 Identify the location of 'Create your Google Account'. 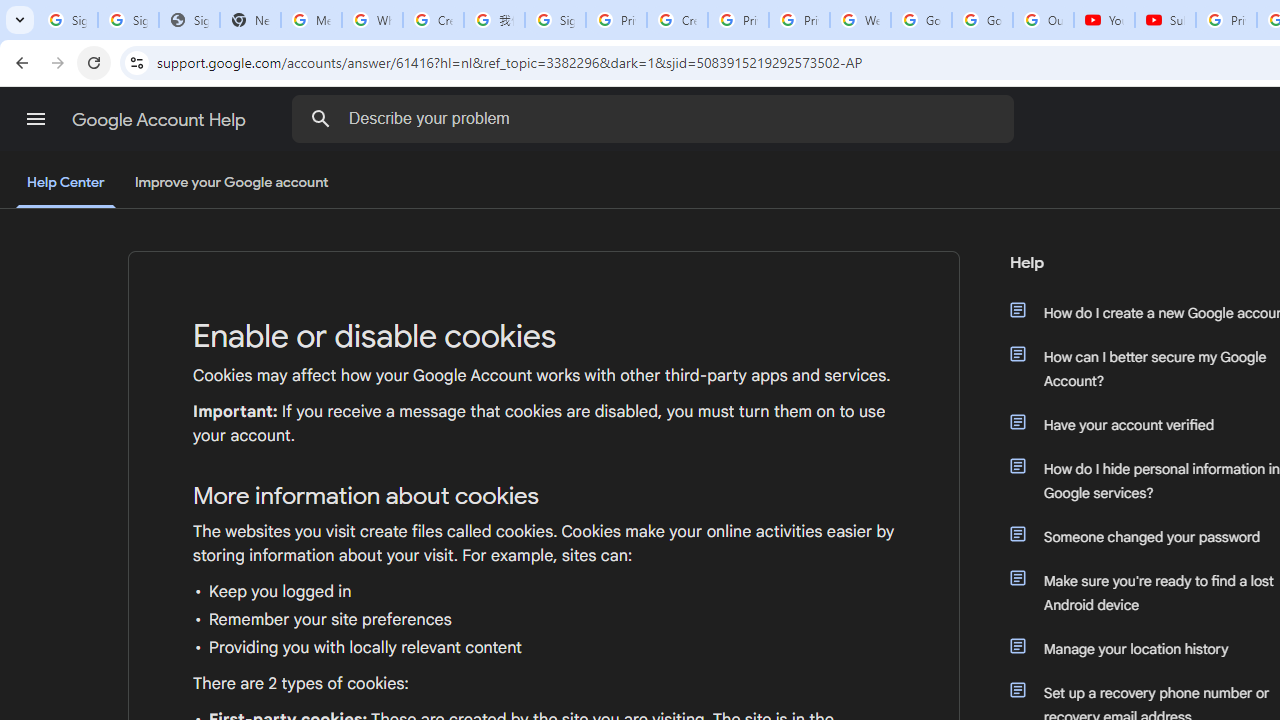
(677, 20).